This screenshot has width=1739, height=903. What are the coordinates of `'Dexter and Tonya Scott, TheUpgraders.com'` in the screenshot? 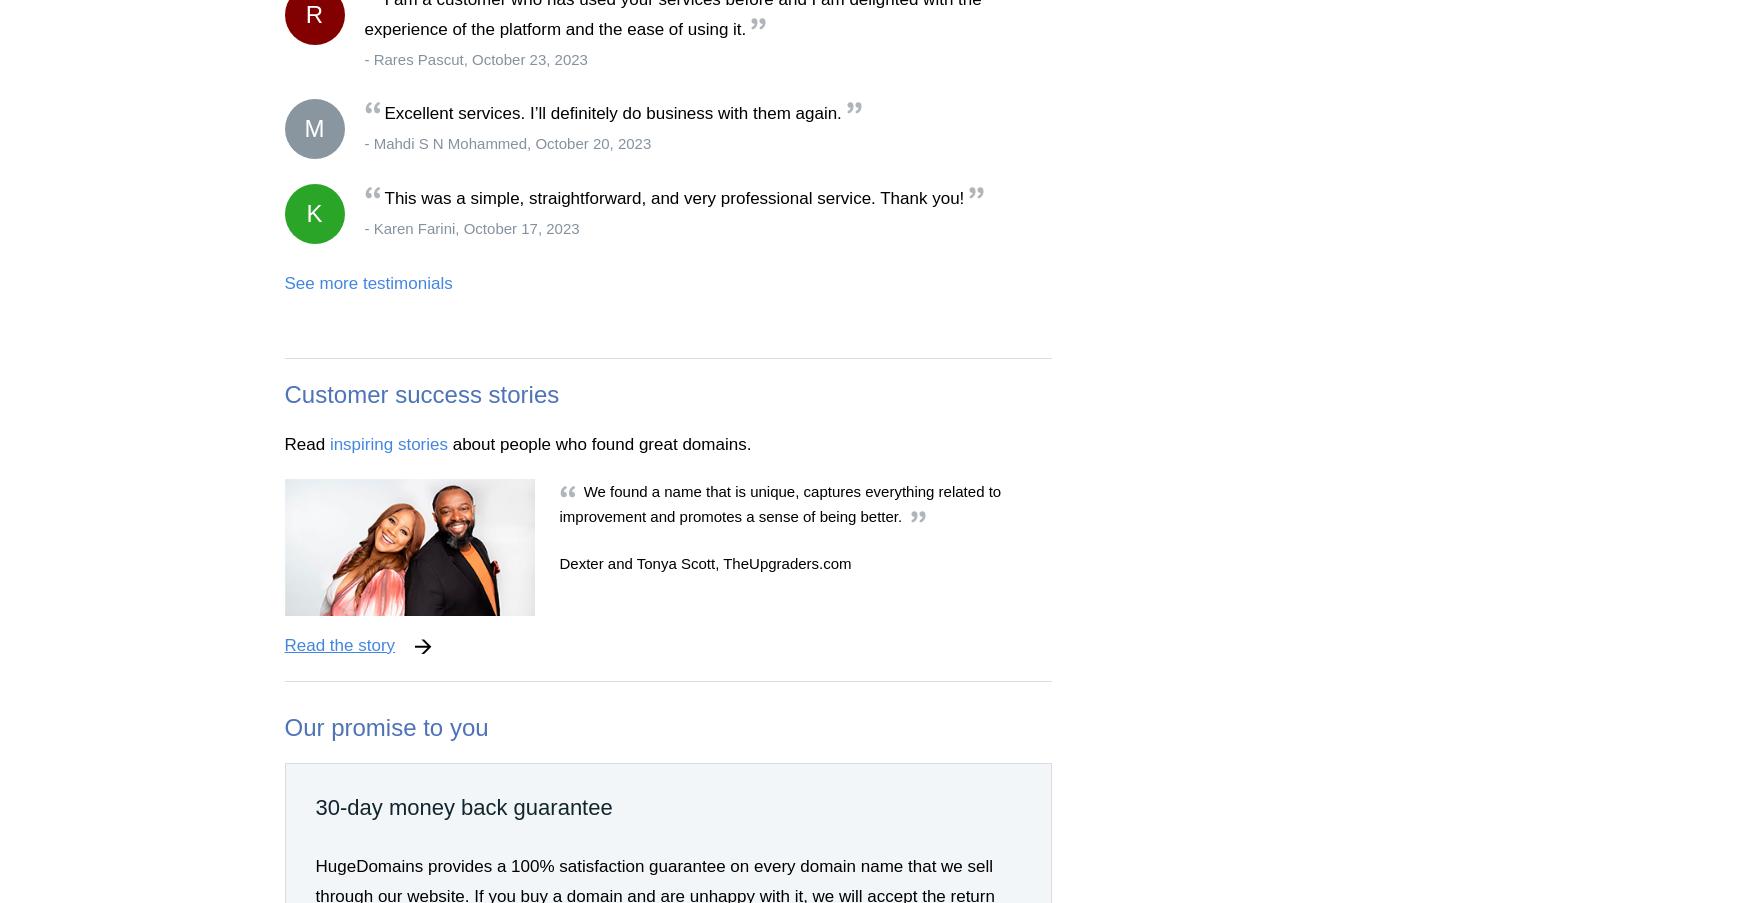 It's located at (703, 562).